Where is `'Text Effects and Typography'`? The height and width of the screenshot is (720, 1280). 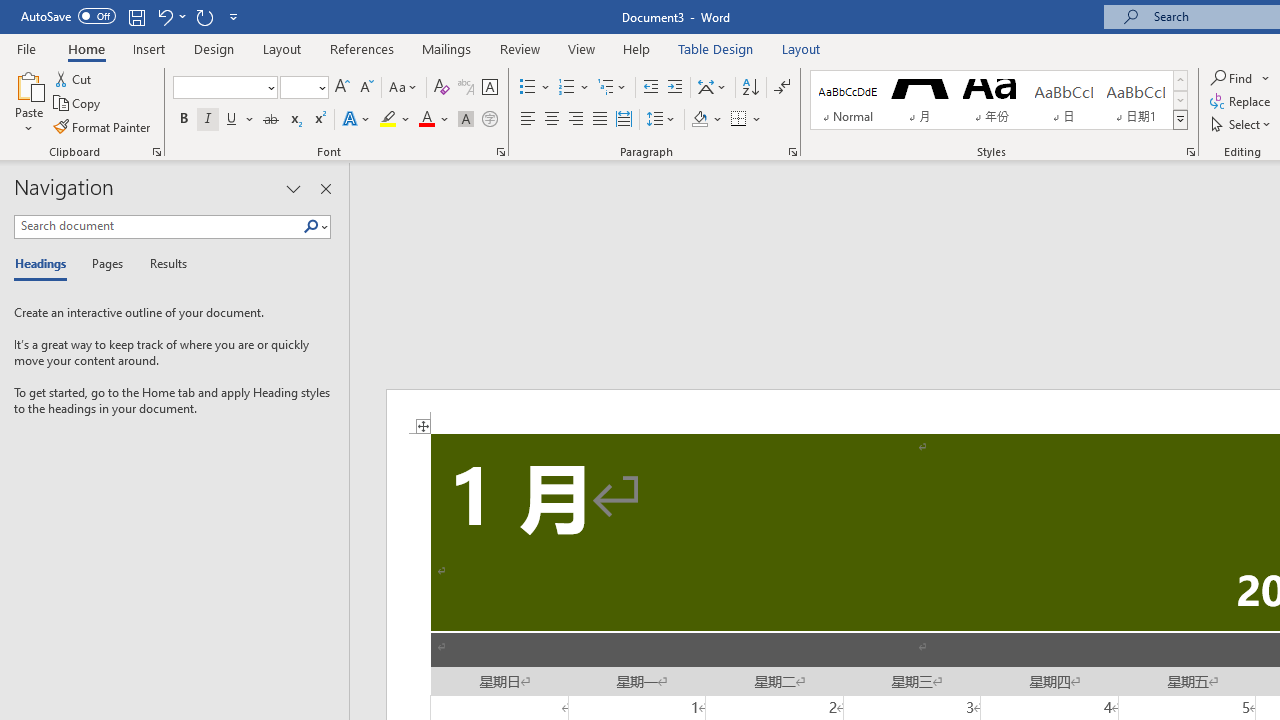
'Text Effects and Typography' is located at coordinates (357, 119).